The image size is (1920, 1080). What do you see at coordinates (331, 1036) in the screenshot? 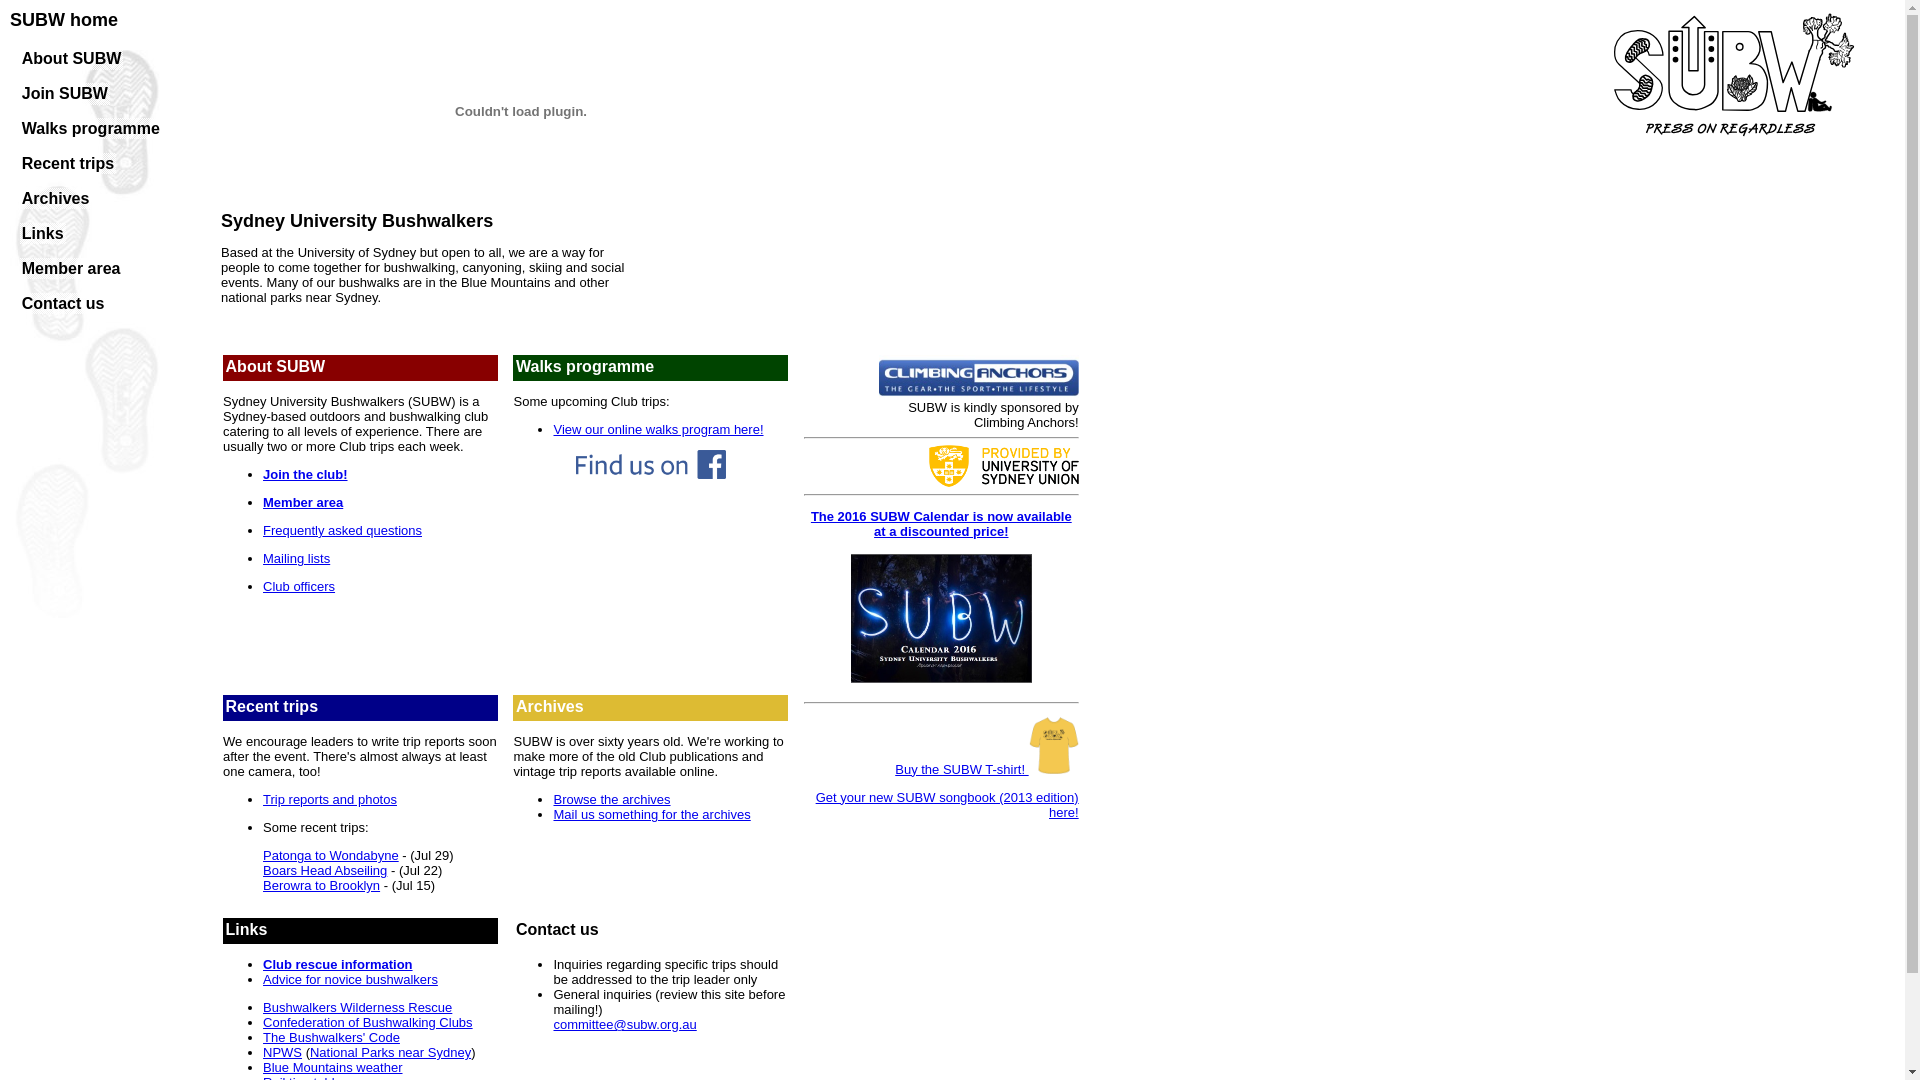
I see `'The Bushwalkers' Code'` at bounding box center [331, 1036].